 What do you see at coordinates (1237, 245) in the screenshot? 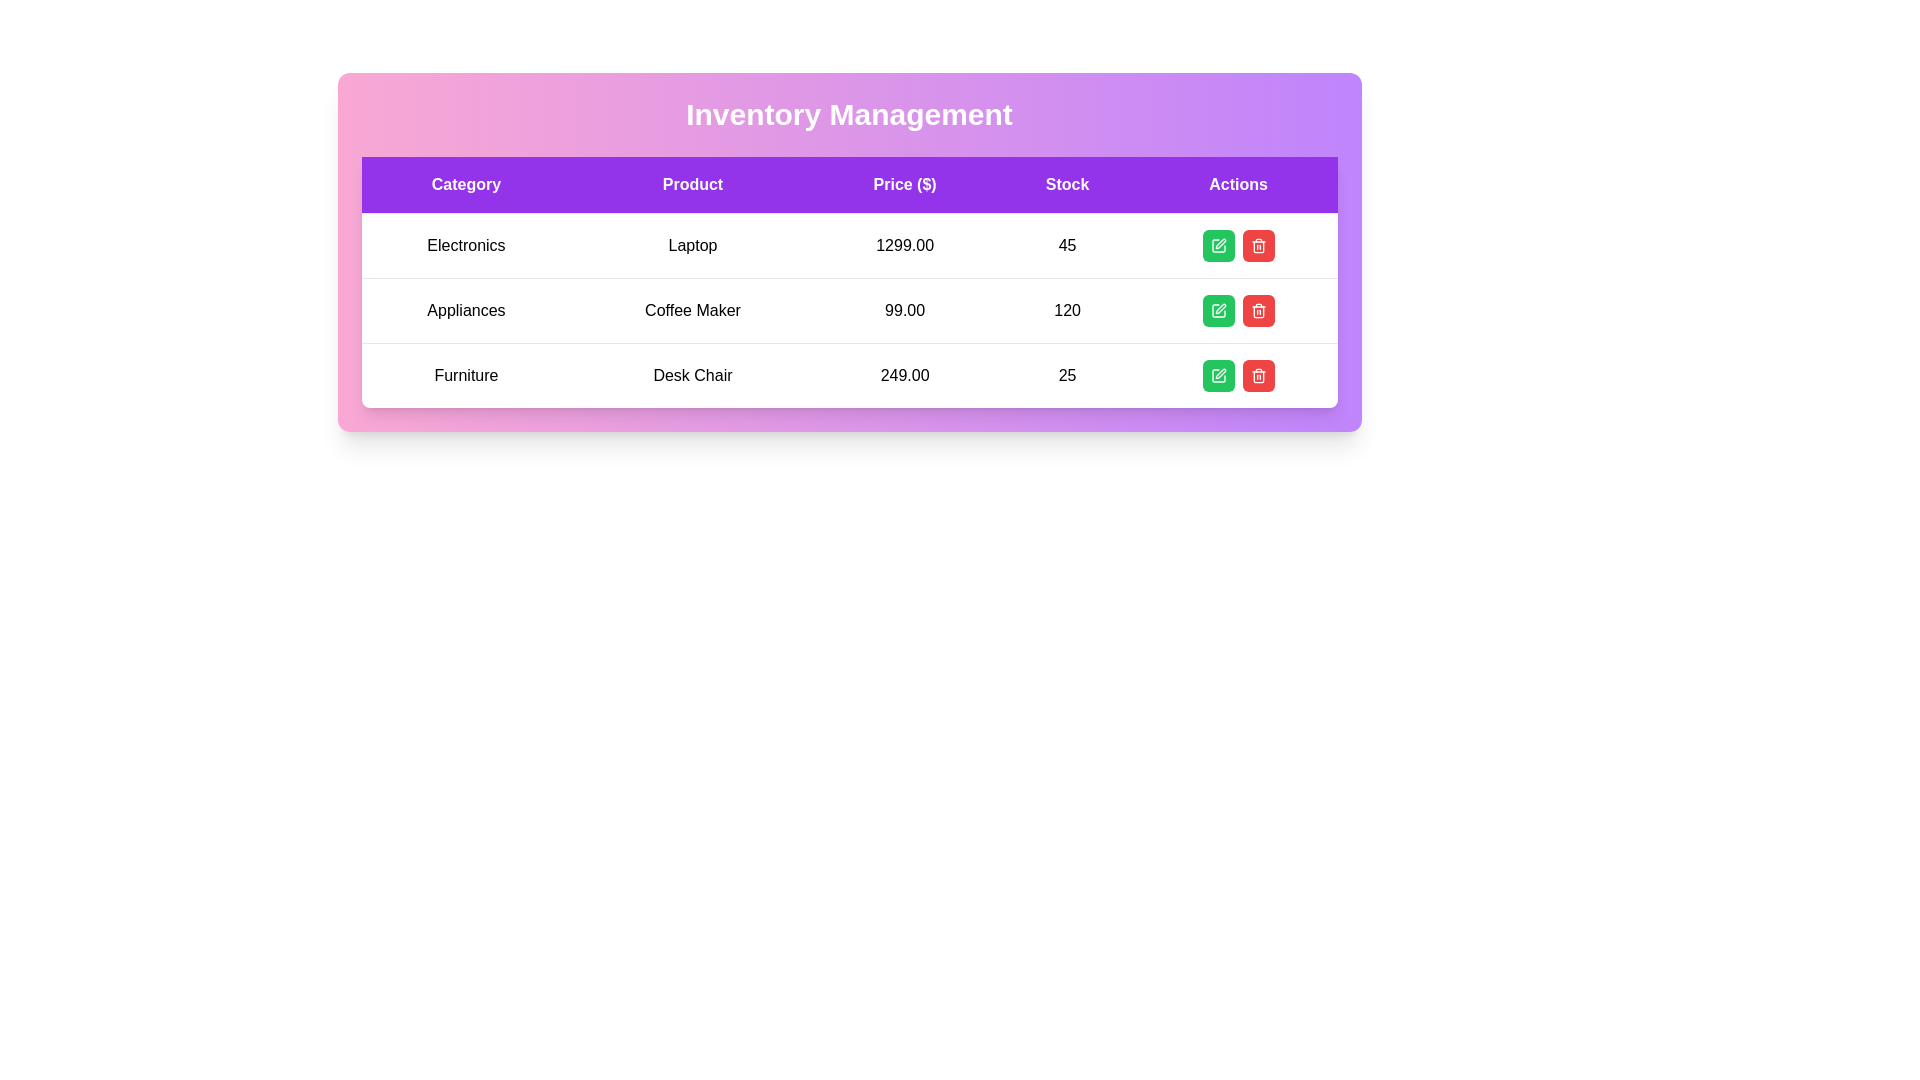
I see `the green button in the action button group` at bounding box center [1237, 245].